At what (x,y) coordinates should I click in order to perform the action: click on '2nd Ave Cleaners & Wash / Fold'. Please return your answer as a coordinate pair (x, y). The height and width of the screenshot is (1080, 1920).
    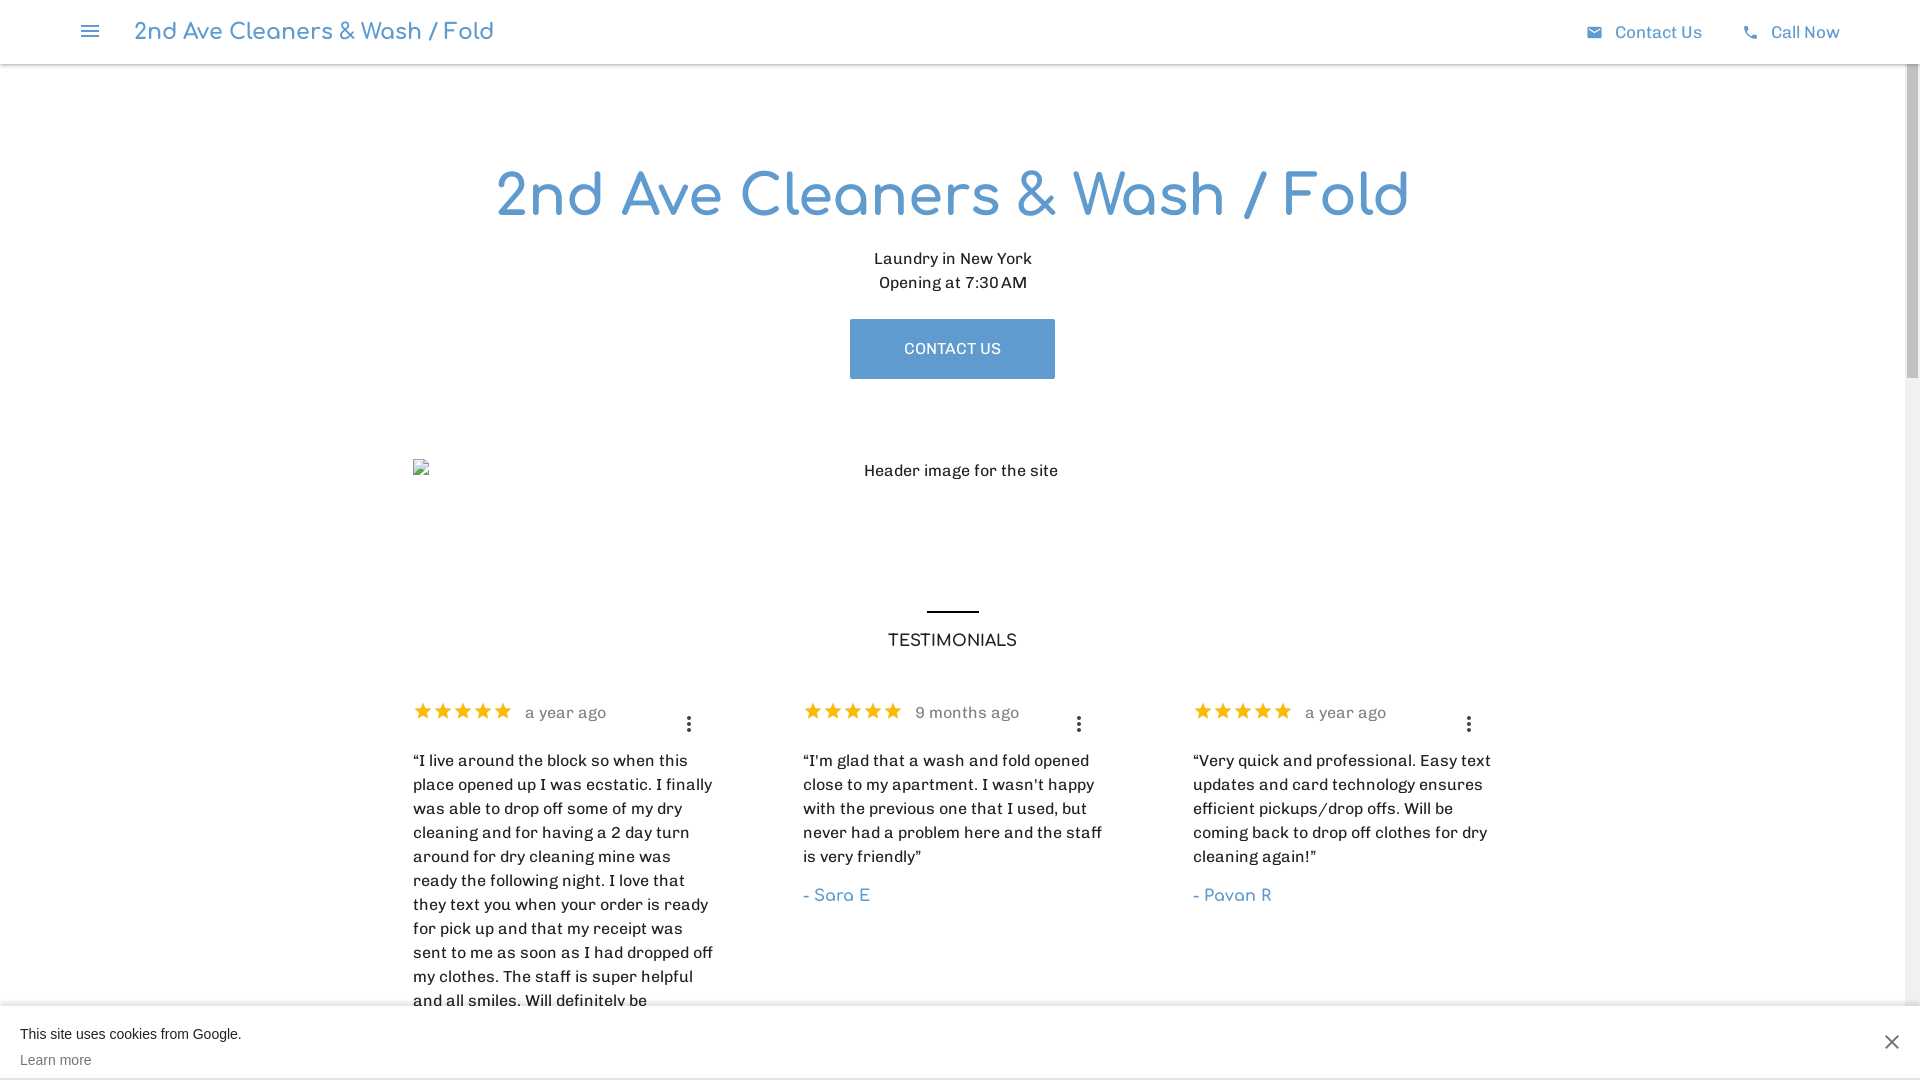
    Looking at the image, I should click on (312, 31).